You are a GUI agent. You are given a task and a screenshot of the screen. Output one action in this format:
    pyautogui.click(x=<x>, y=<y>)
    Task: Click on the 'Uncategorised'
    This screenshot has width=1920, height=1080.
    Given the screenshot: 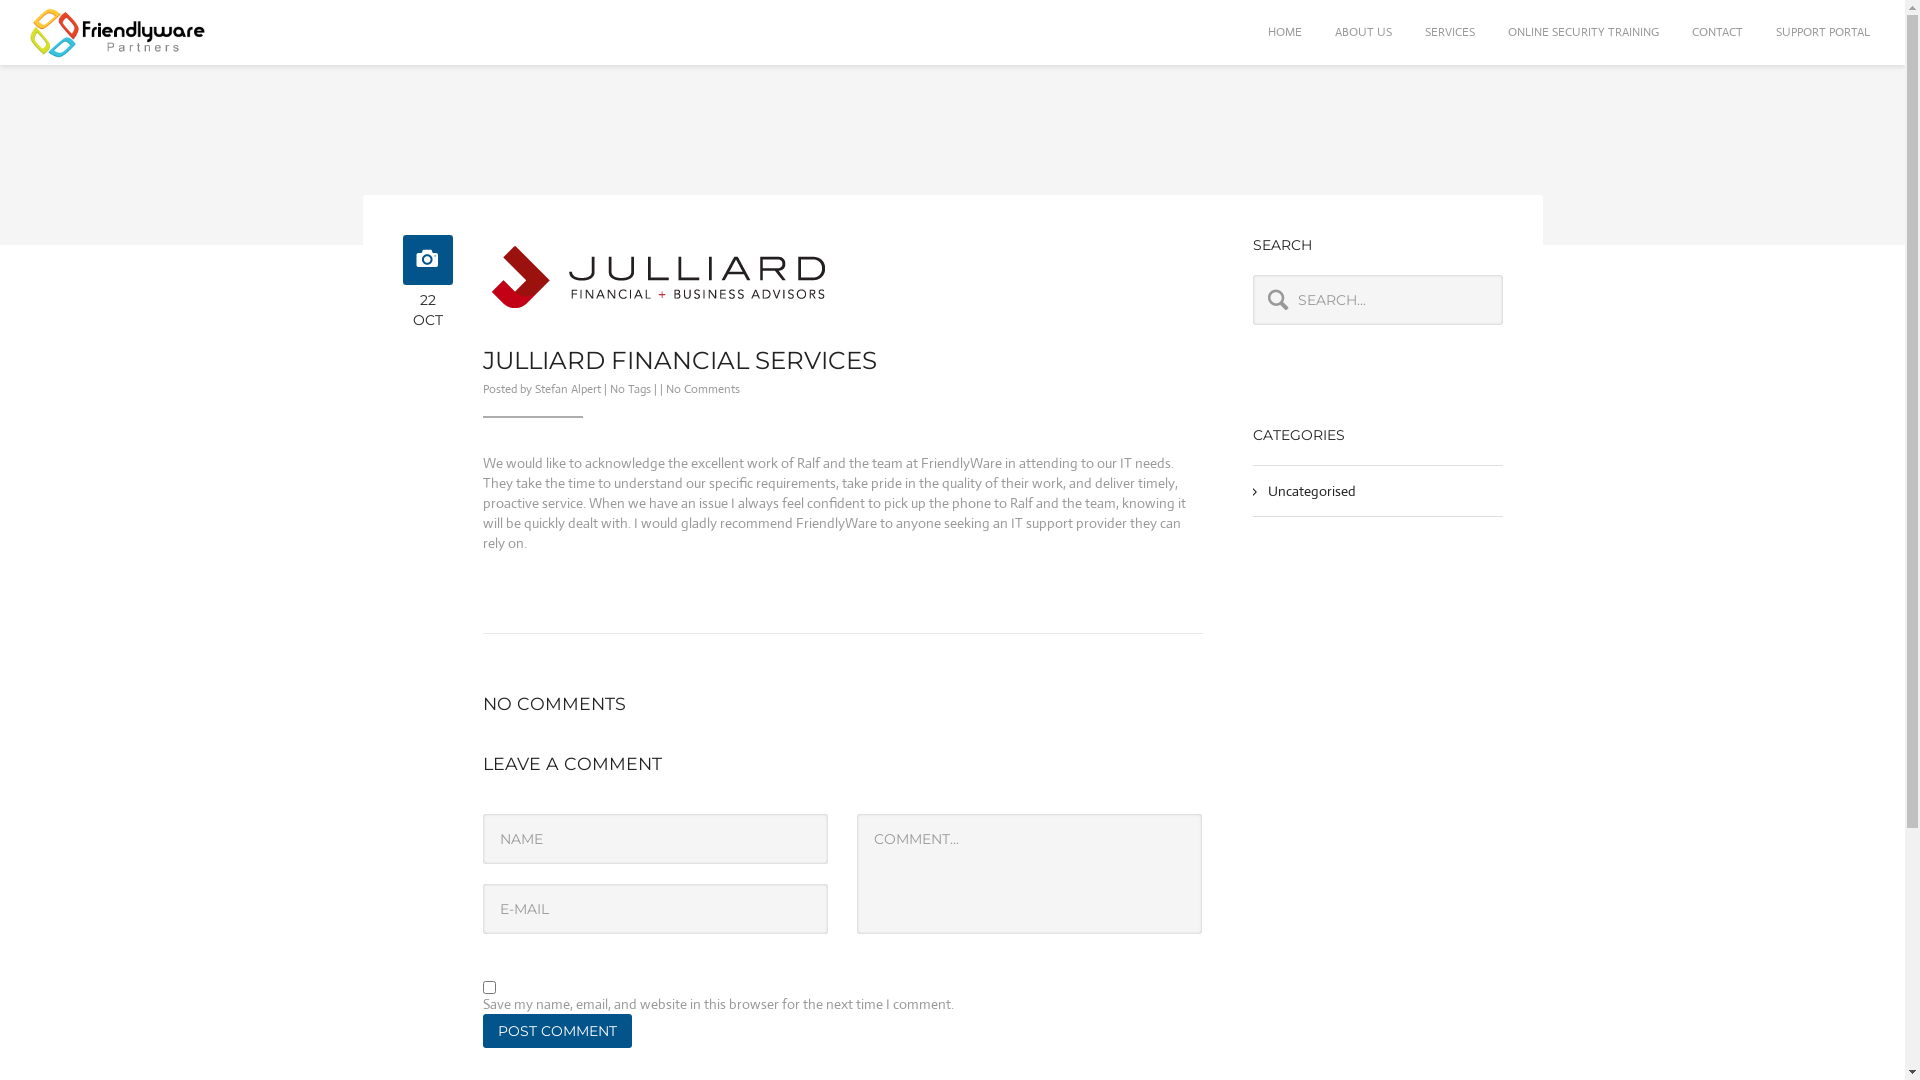 What is the action you would take?
    pyautogui.click(x=1311, y=490)
    